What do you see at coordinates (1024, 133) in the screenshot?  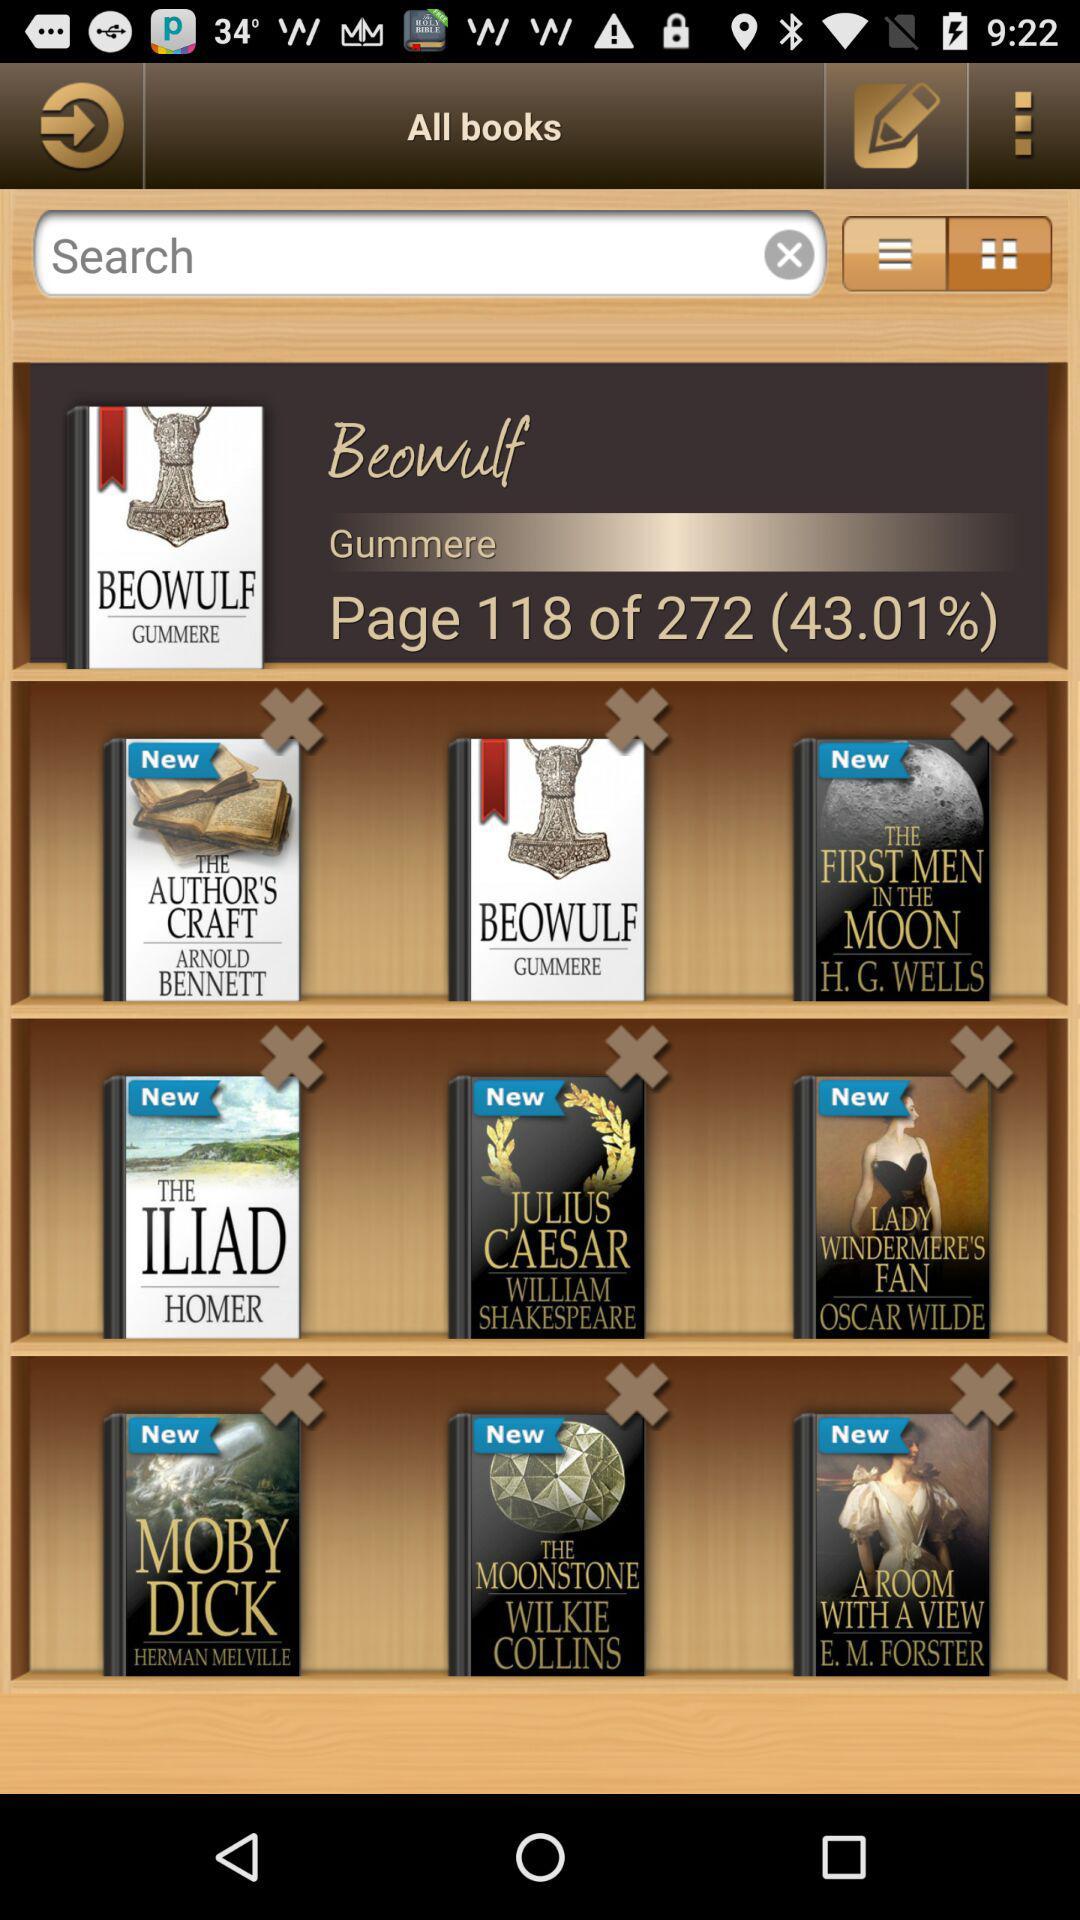 I see `the more icon` at bounding box center [1024, 133].